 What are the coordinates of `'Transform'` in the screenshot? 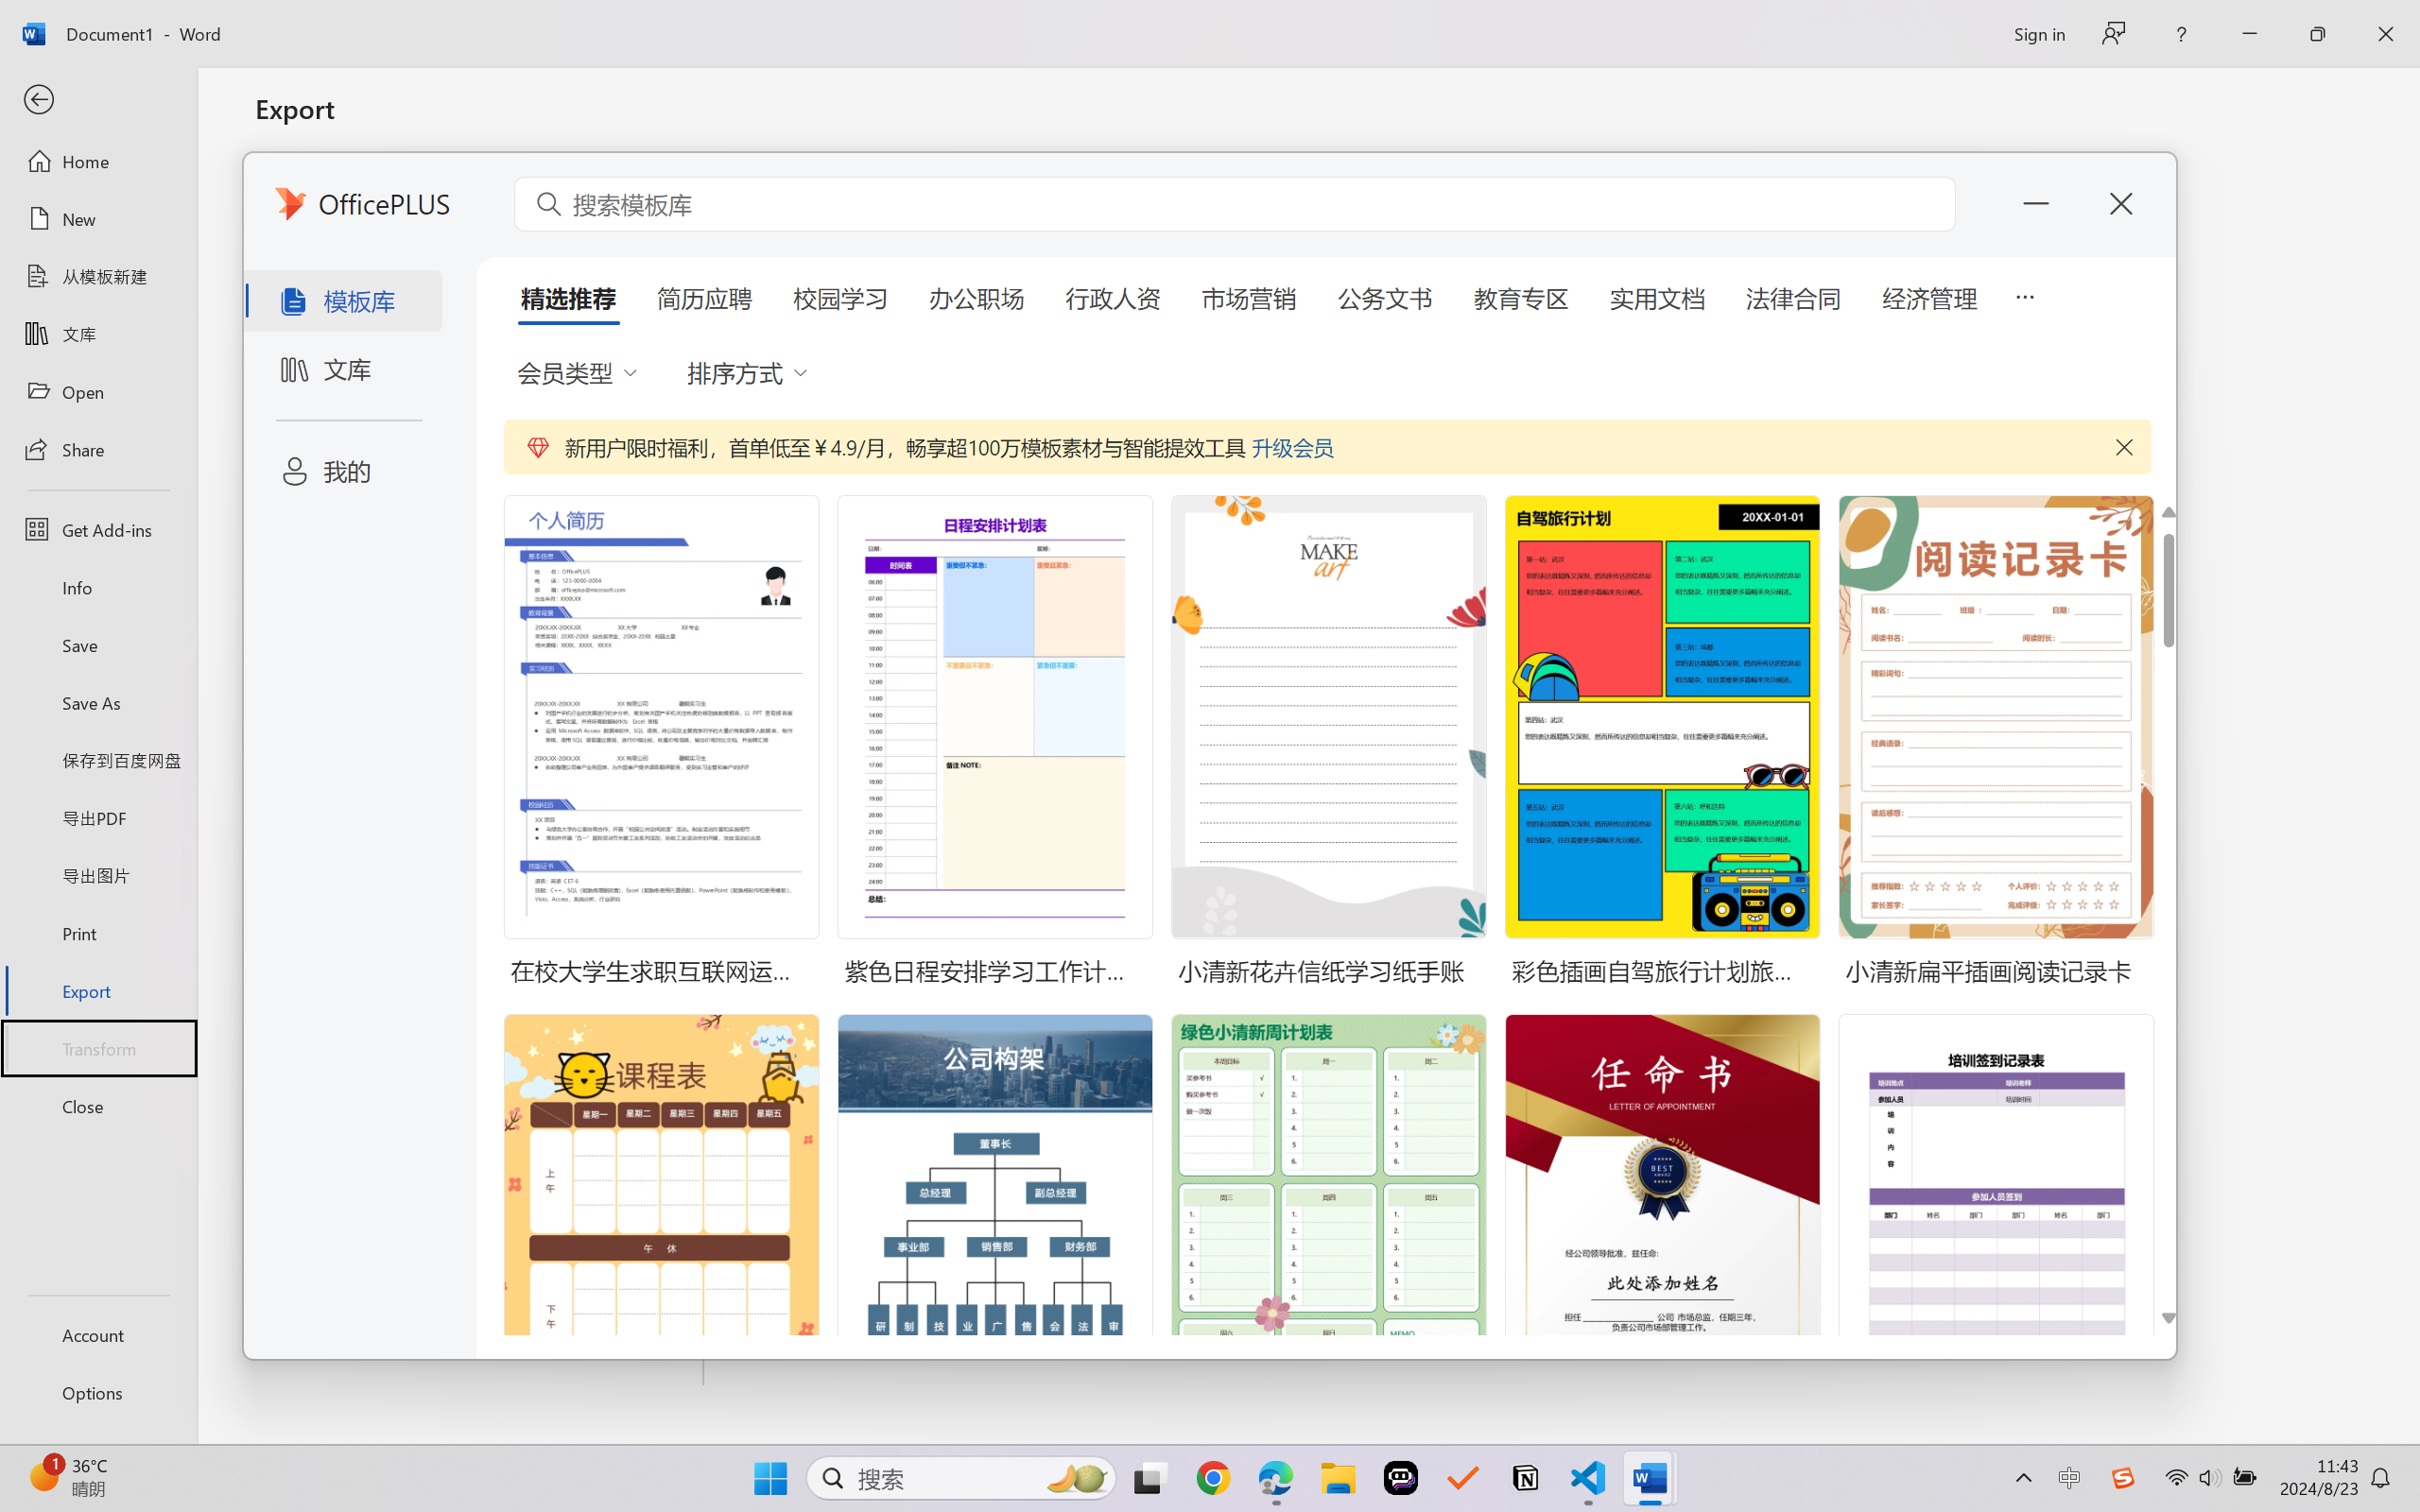 It's located at (97, 1046).